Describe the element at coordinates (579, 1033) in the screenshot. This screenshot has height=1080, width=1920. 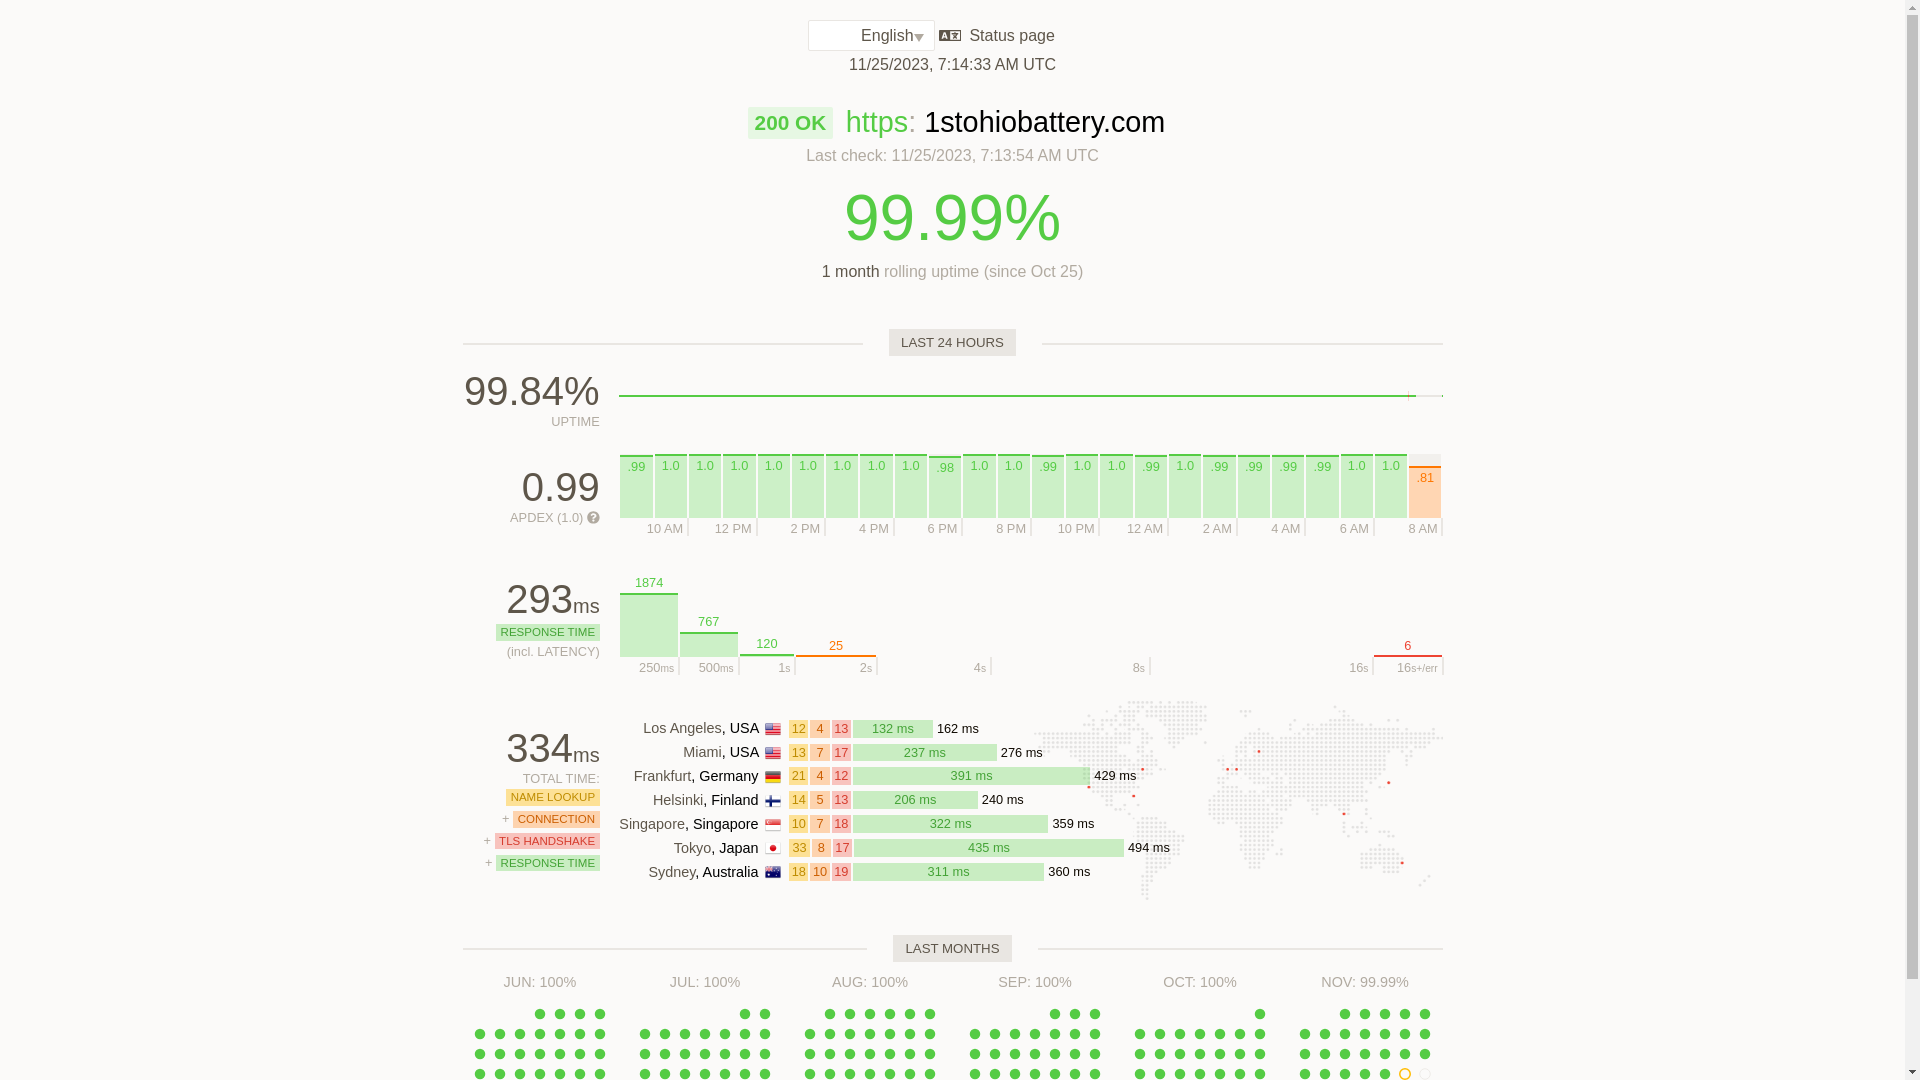
I see `'<small>Jun 10:</small> No downtime'` at that location.